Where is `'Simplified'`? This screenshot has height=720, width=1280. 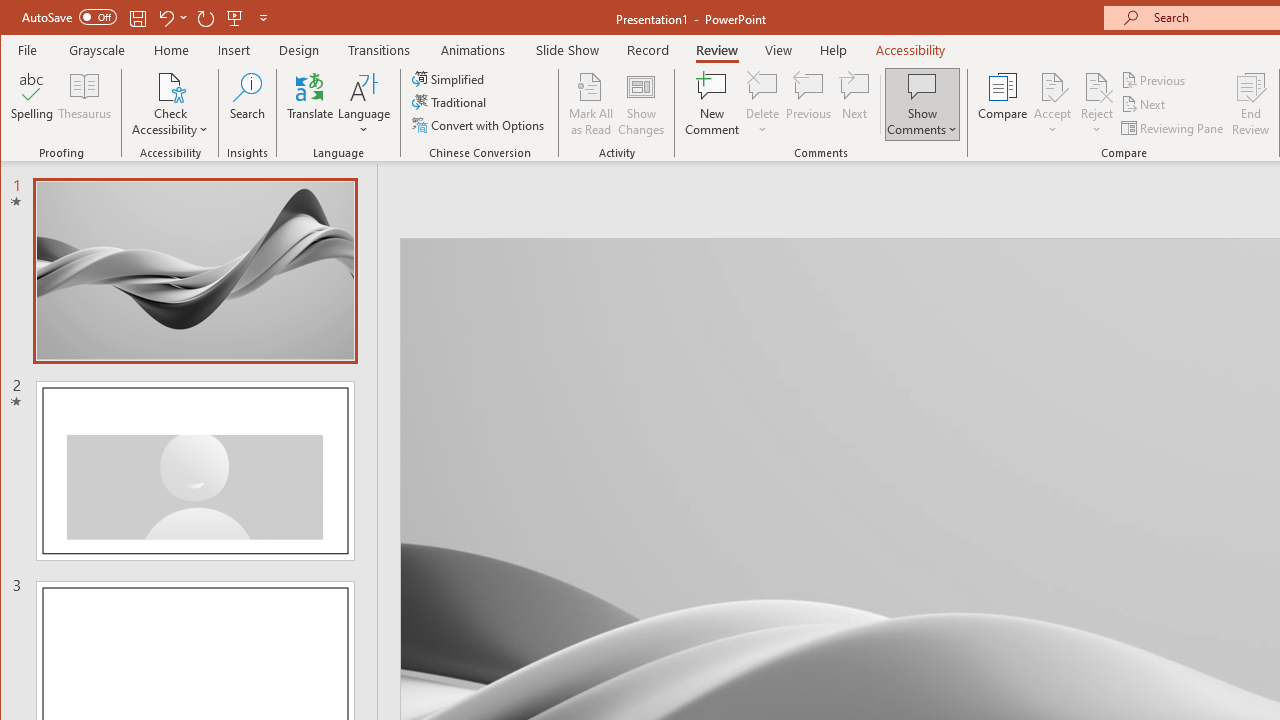 'Simplified' is located at coordinates (449, 78).